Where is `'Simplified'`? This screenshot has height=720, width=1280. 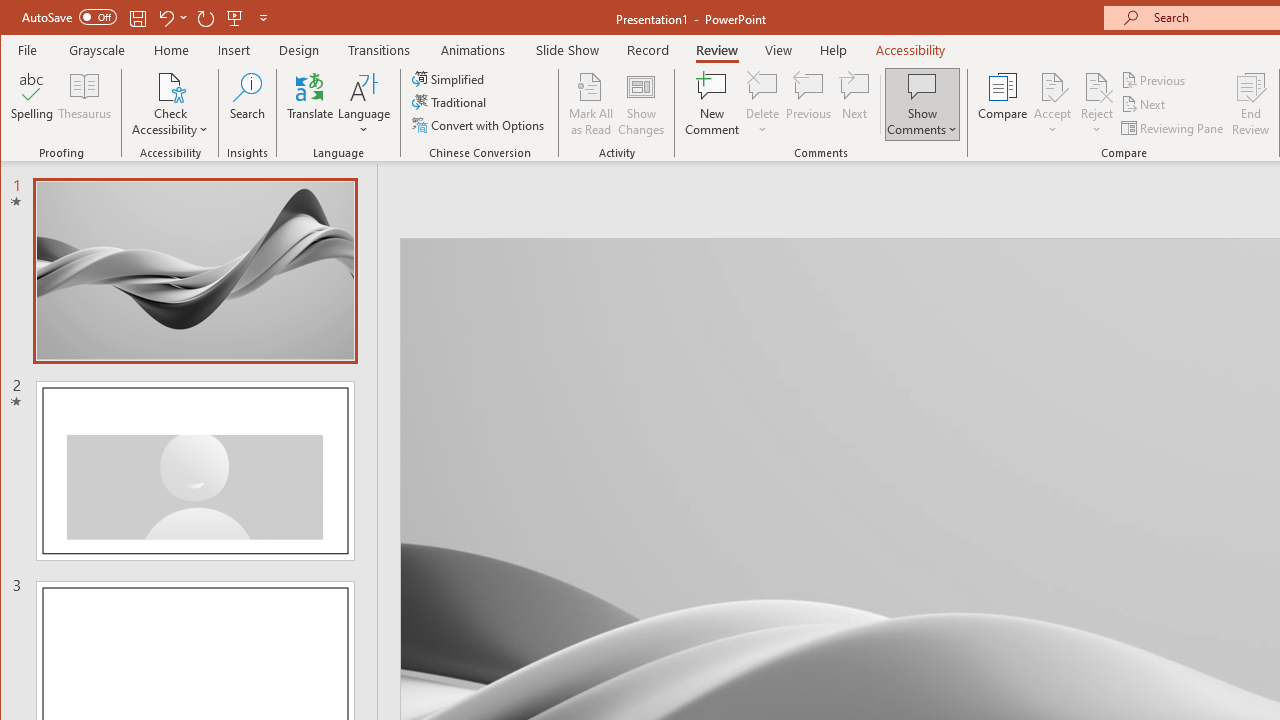 'Simplified' is located at coordinates (449, 78).